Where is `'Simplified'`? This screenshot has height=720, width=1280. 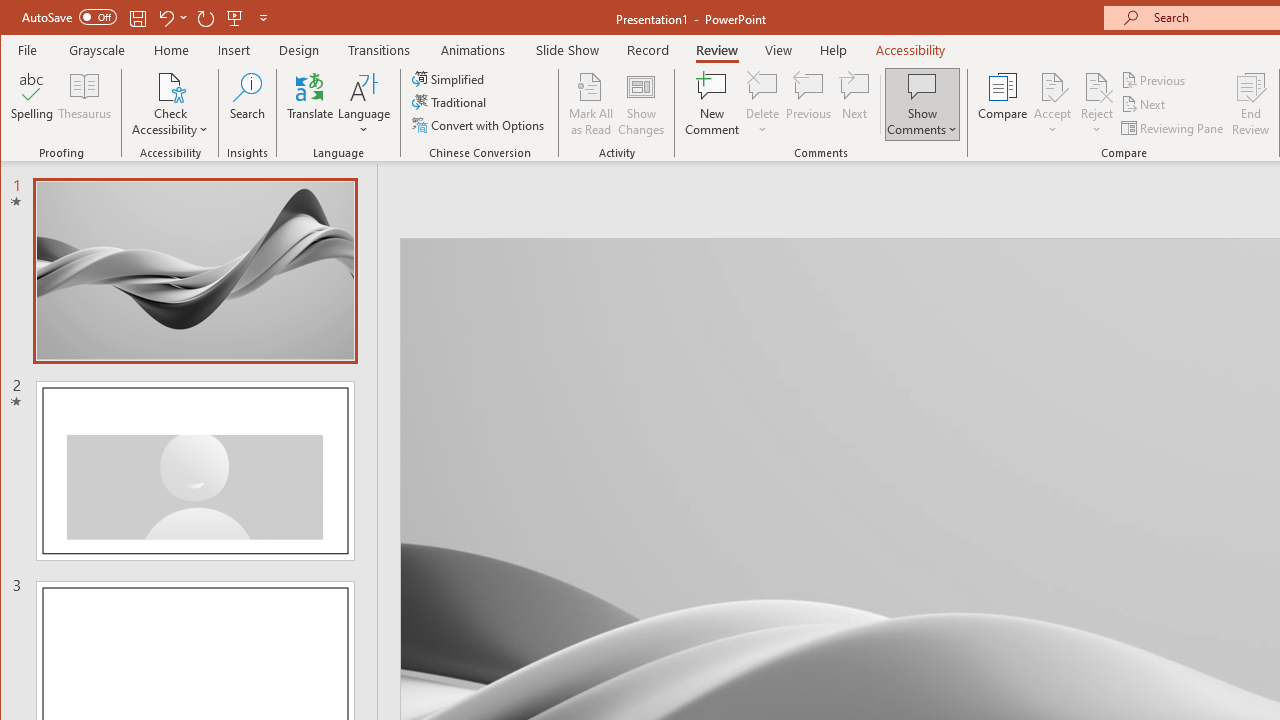 'Simplified' is located at coordinates (449, 78).